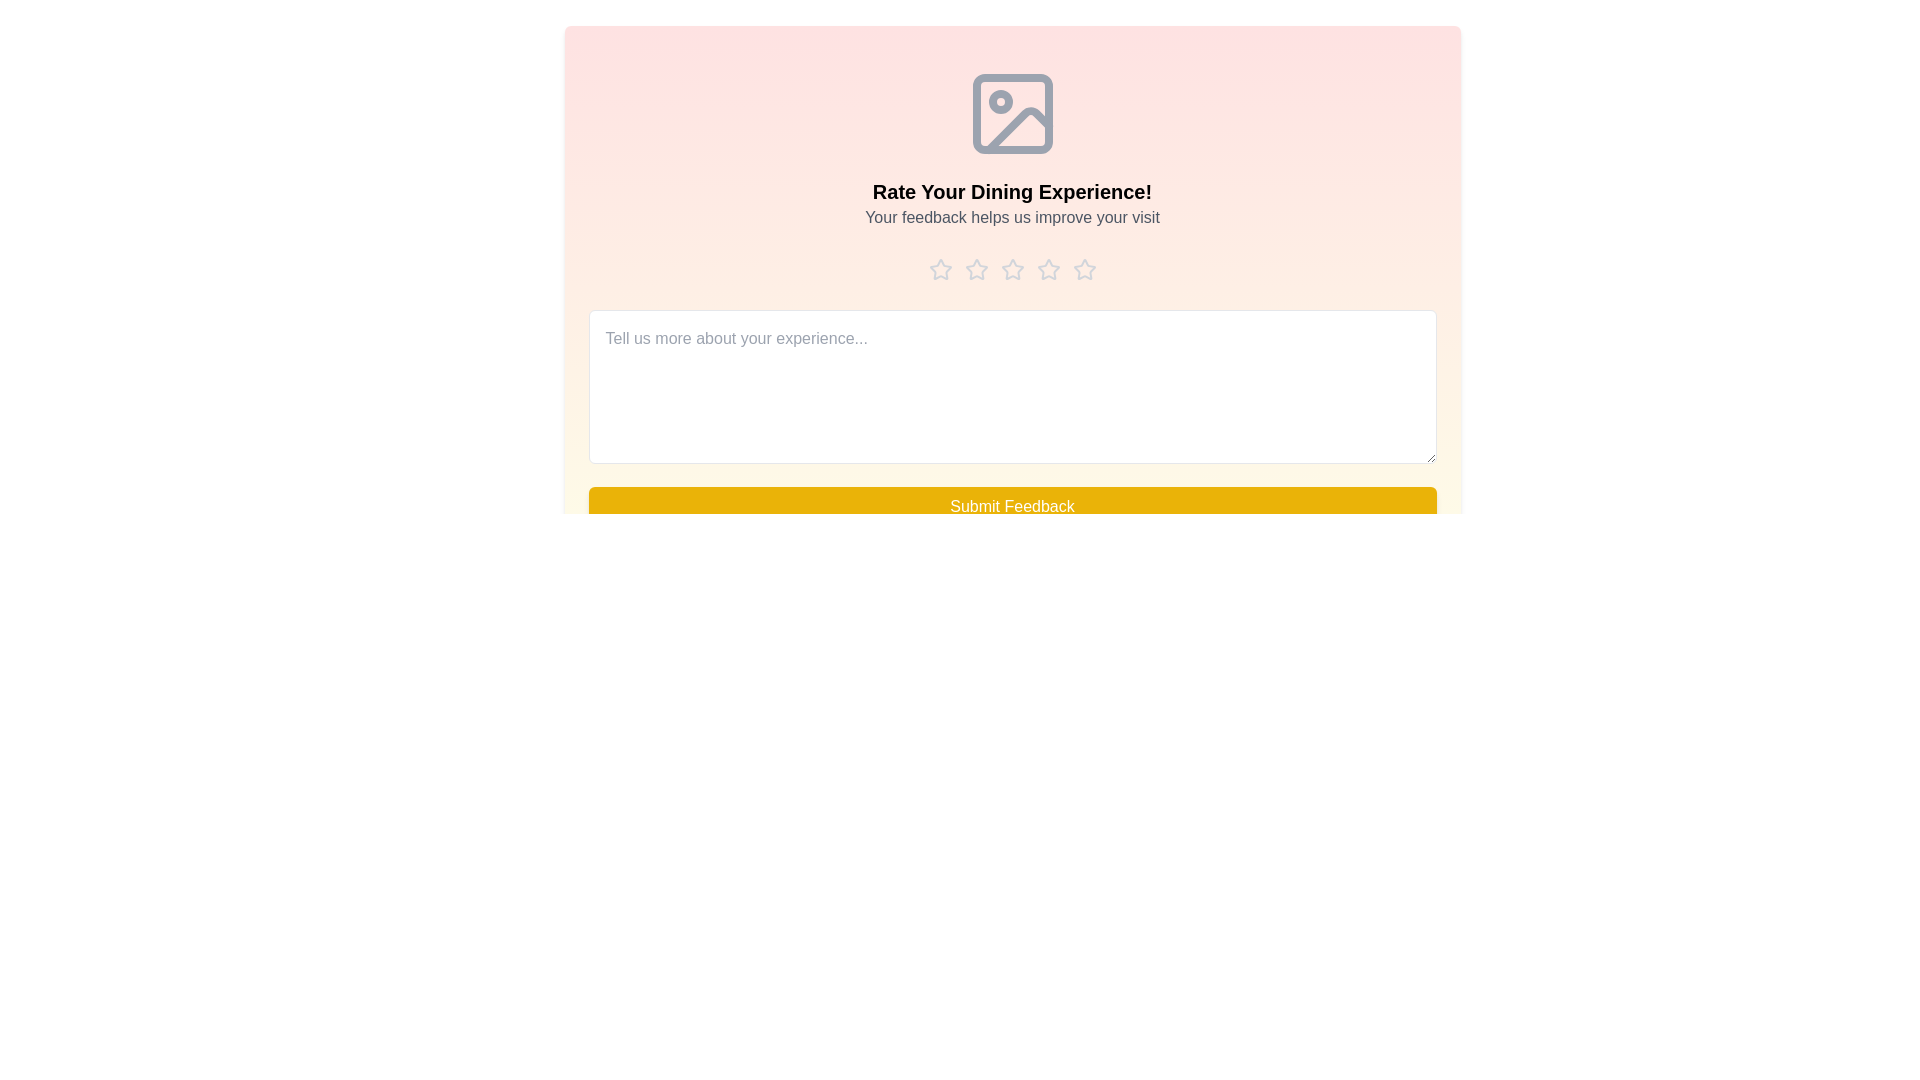  Describe the element at coordinates (1083, 270) in the screenshot. I see `the star corresponding to the rating 5 to preview it` at that location.